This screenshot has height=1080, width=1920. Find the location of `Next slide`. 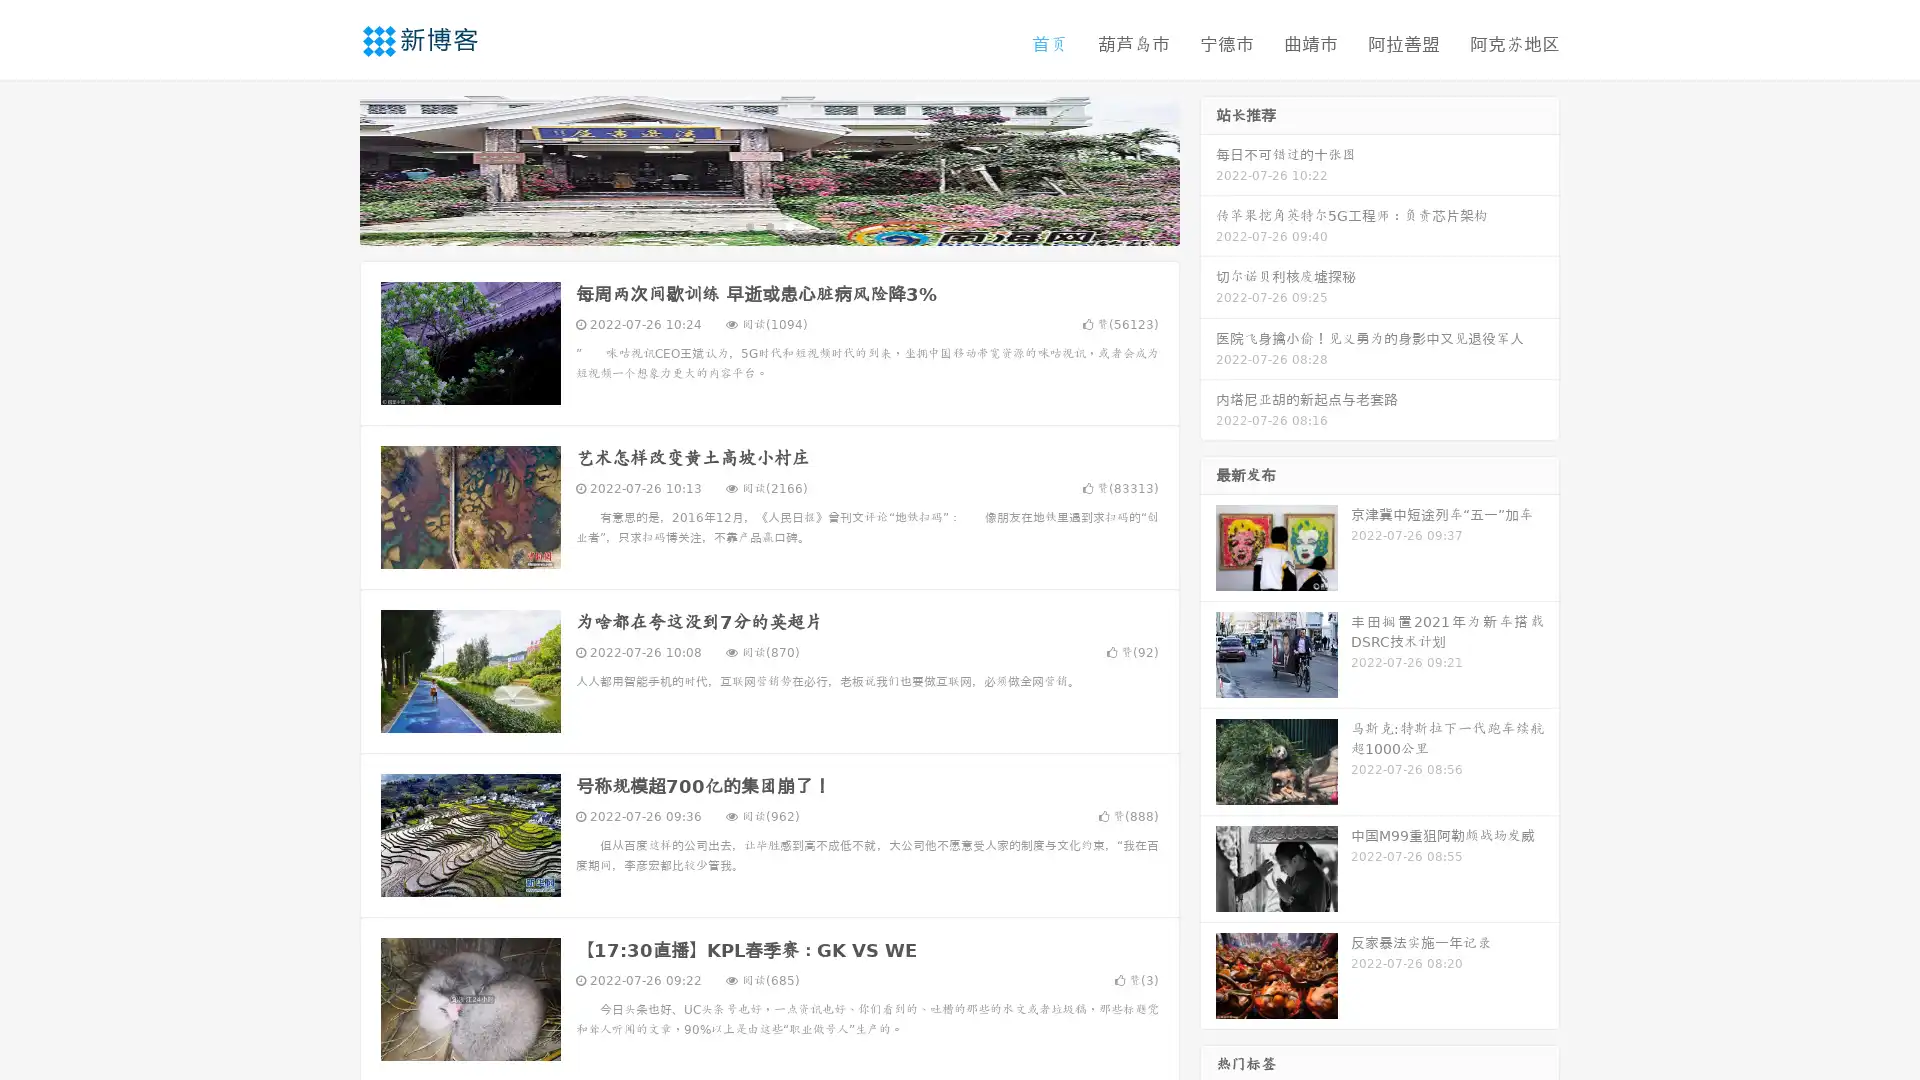

Next slide is located at coordinates (1208, 168).